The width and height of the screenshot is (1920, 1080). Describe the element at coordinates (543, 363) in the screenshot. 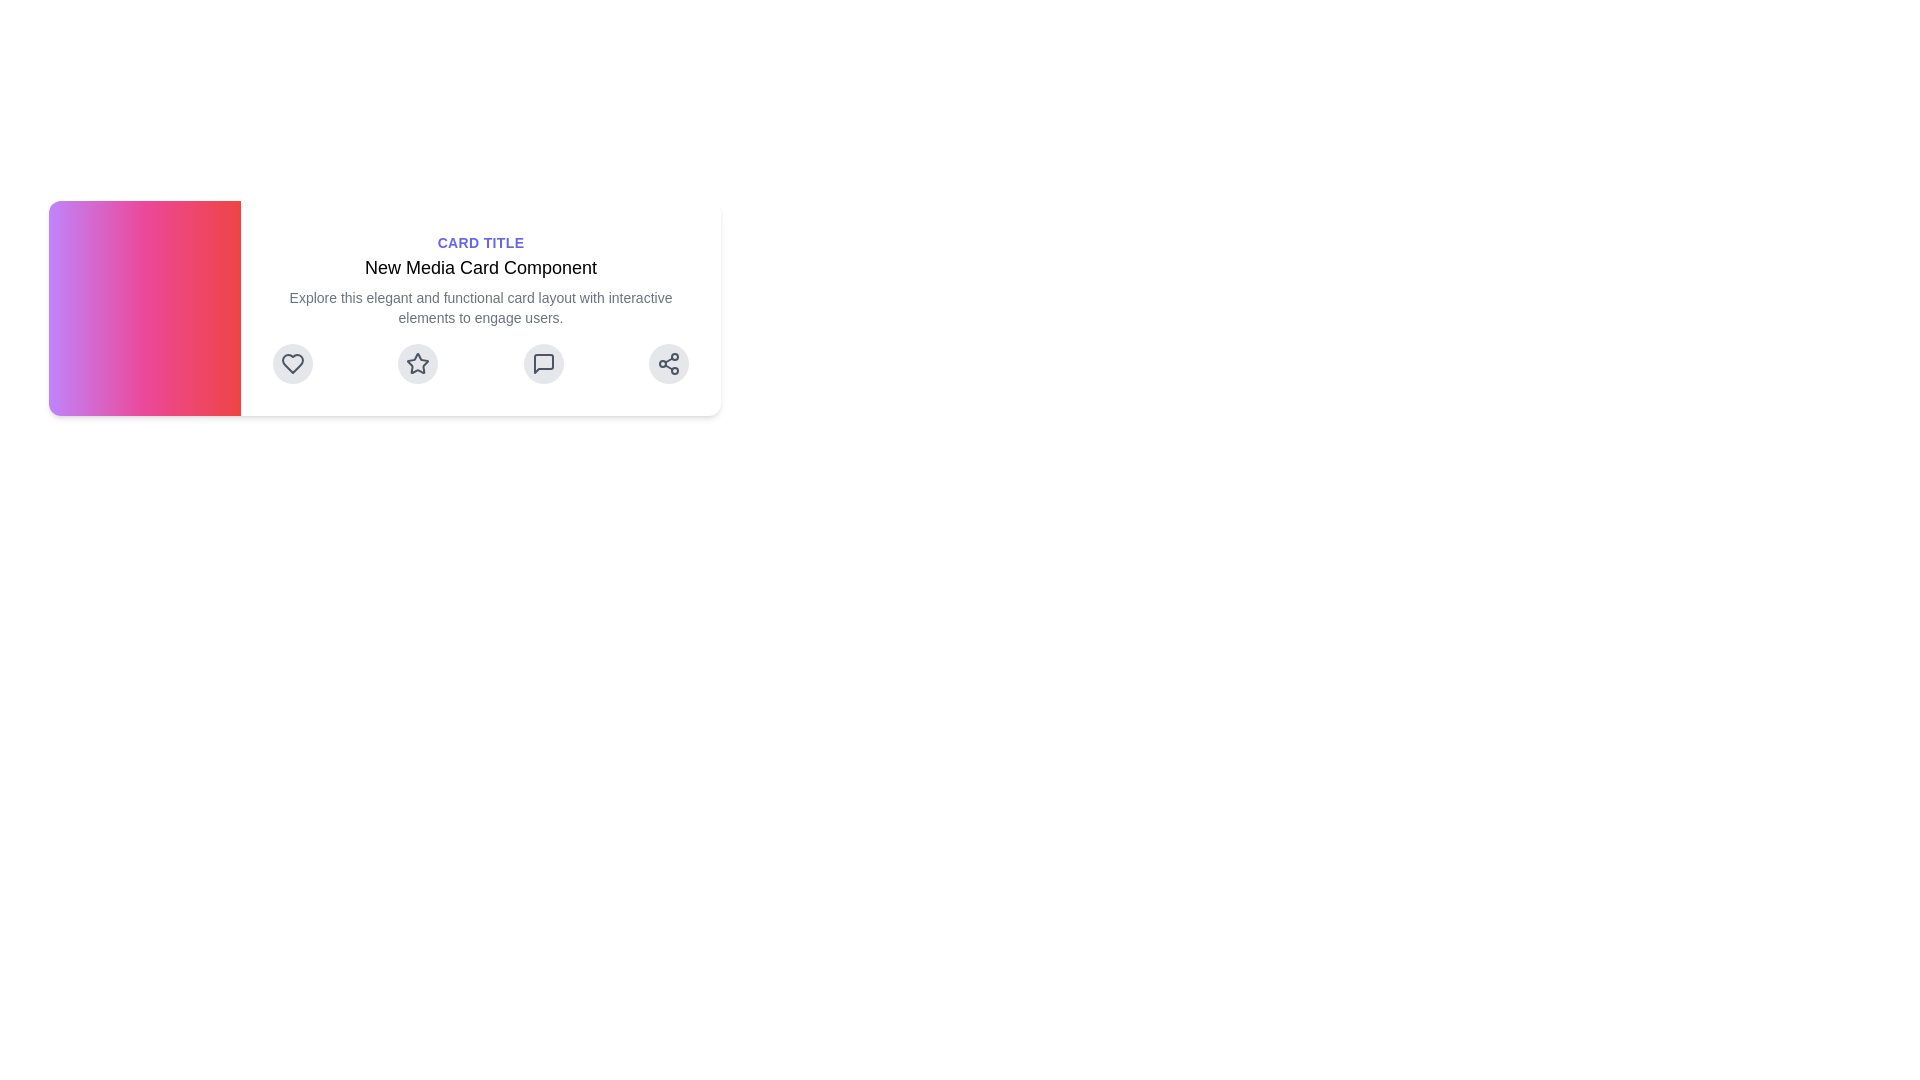

I see `the third interactive icon from the left in a horizontal row of icons below the text on the card` at that location.